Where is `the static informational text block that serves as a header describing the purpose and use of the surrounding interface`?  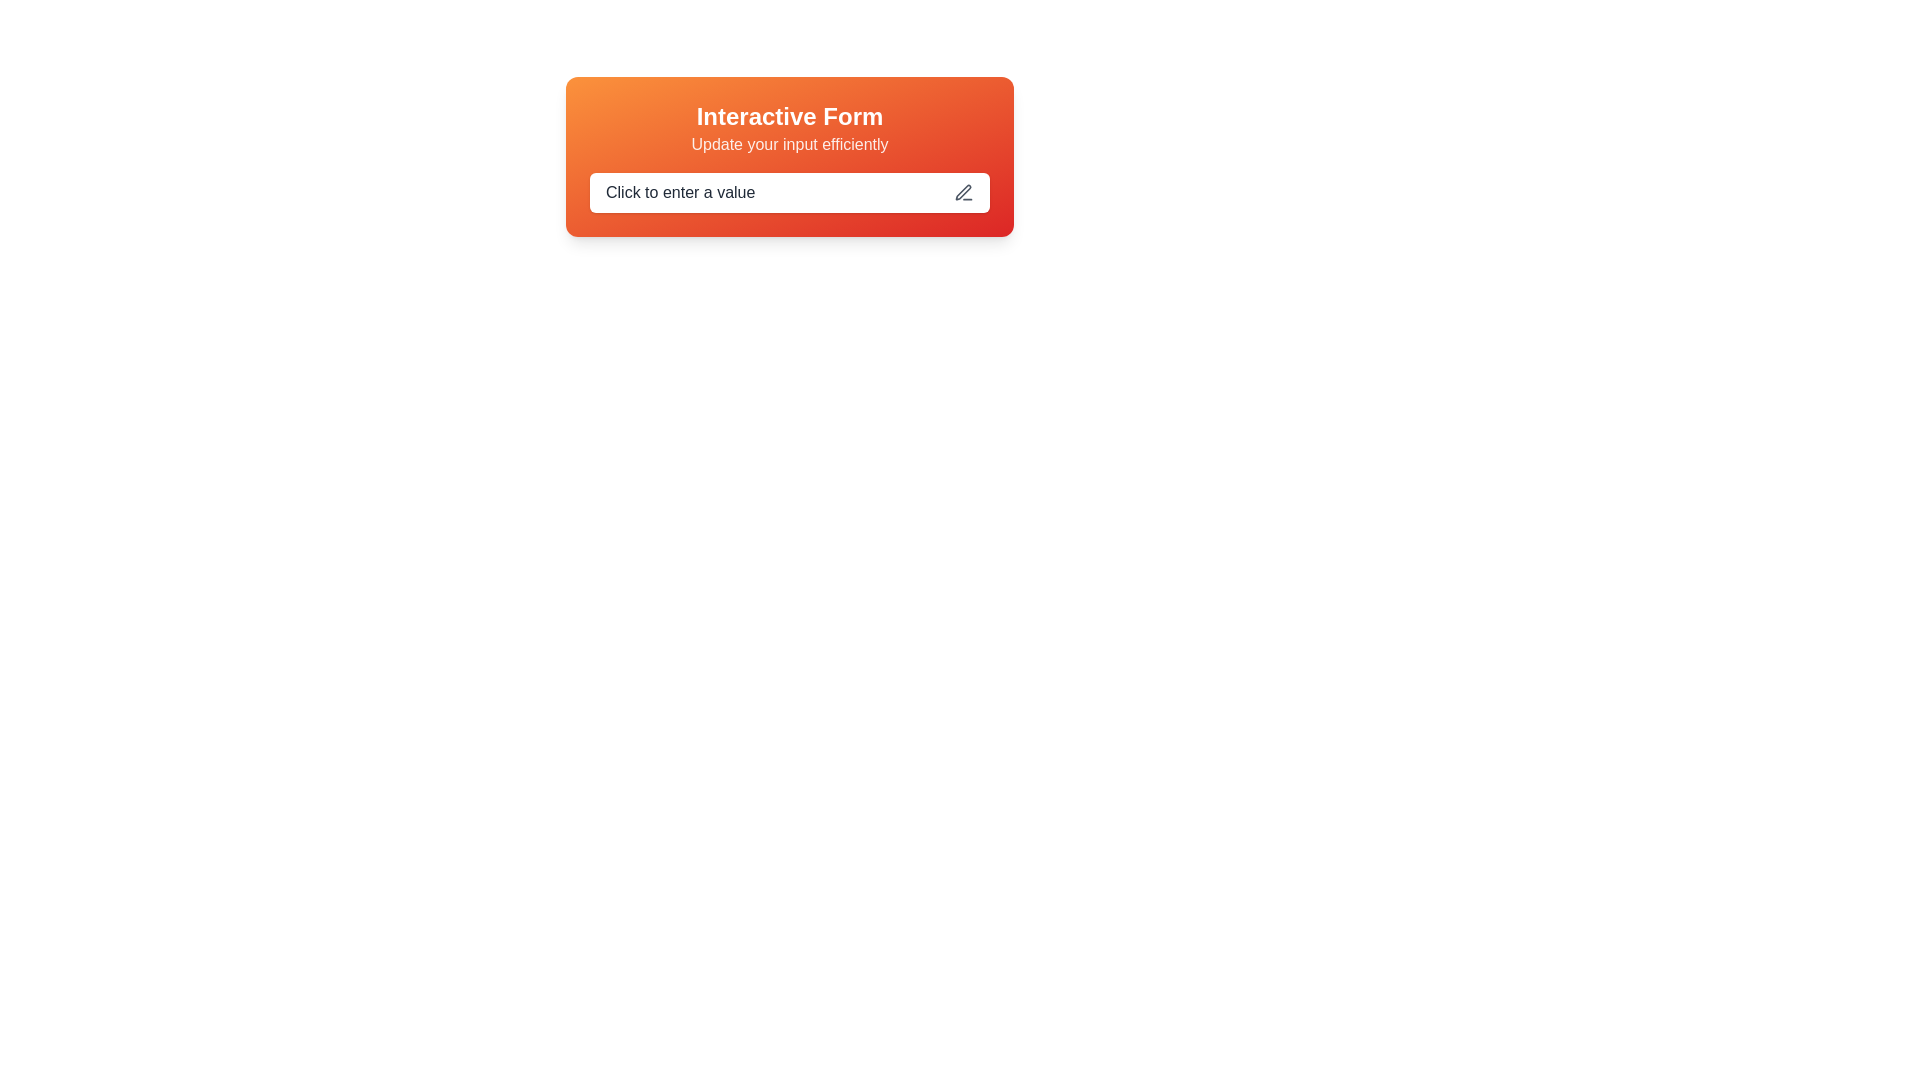 the static informational text block that serves as a header describing the purpose and use of the surrounding interface is located at coordinates (789, 128).